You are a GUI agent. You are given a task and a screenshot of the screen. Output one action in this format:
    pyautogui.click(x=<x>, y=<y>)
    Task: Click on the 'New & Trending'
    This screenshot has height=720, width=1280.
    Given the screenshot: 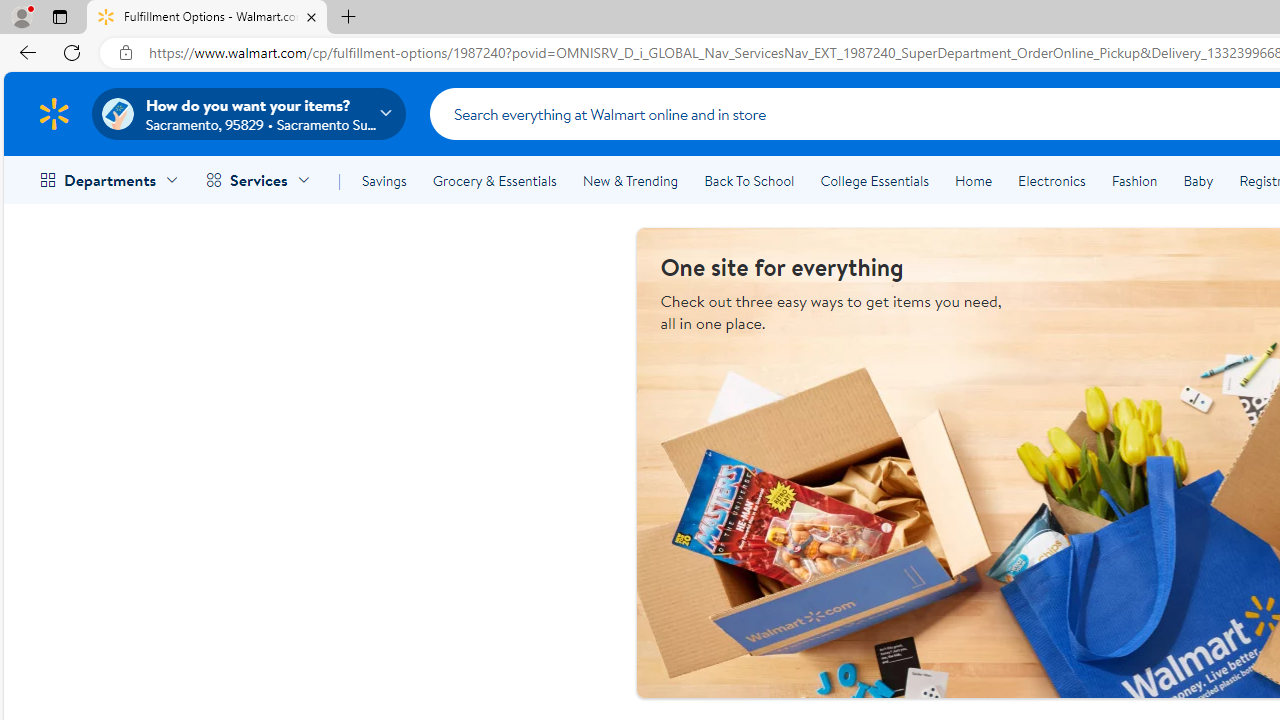 What is the action you would take?
    pyautogui.click(x=630, y=181)
    